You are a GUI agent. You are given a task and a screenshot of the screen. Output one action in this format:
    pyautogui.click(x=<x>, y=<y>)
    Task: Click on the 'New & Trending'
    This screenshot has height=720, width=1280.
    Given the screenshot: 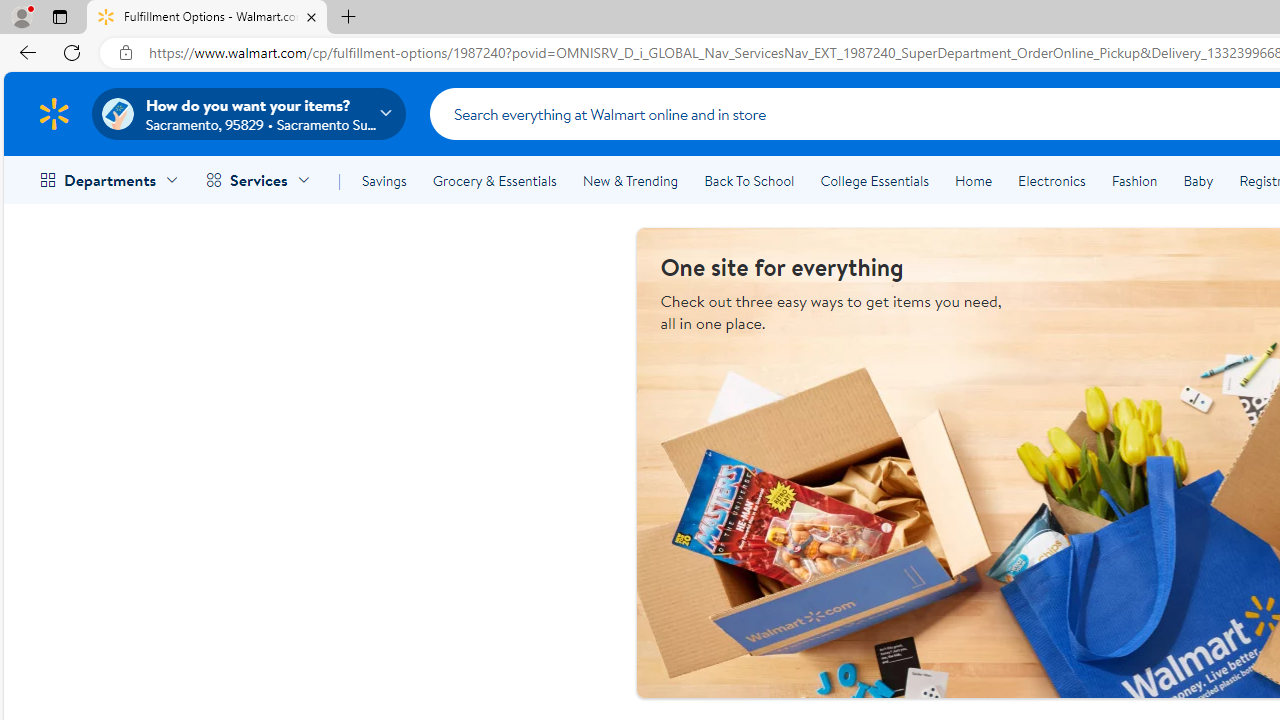 What is the action you would take?
    pyautogui.click(x=630, y=181)
    